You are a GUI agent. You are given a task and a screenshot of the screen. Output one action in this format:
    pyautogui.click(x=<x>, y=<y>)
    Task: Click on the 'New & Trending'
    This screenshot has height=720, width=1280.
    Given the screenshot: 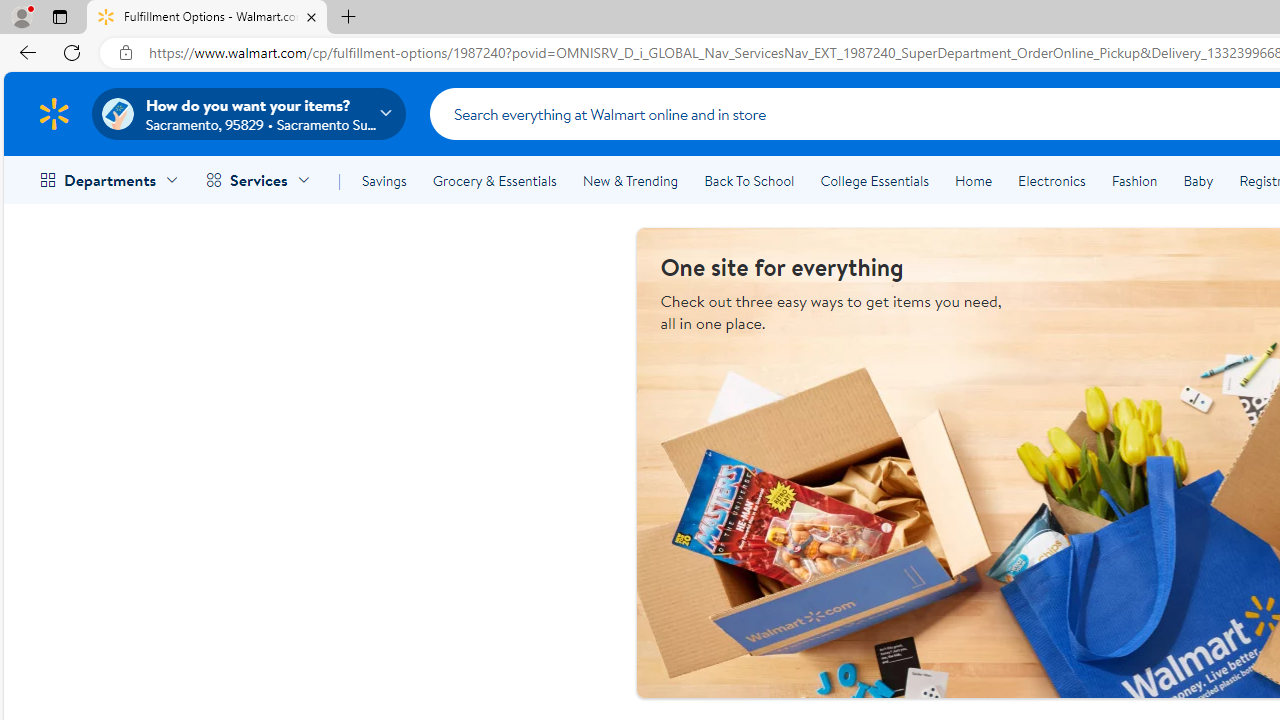 What is the action you would take?
    pyautogui.click(x=630, y=181)
    